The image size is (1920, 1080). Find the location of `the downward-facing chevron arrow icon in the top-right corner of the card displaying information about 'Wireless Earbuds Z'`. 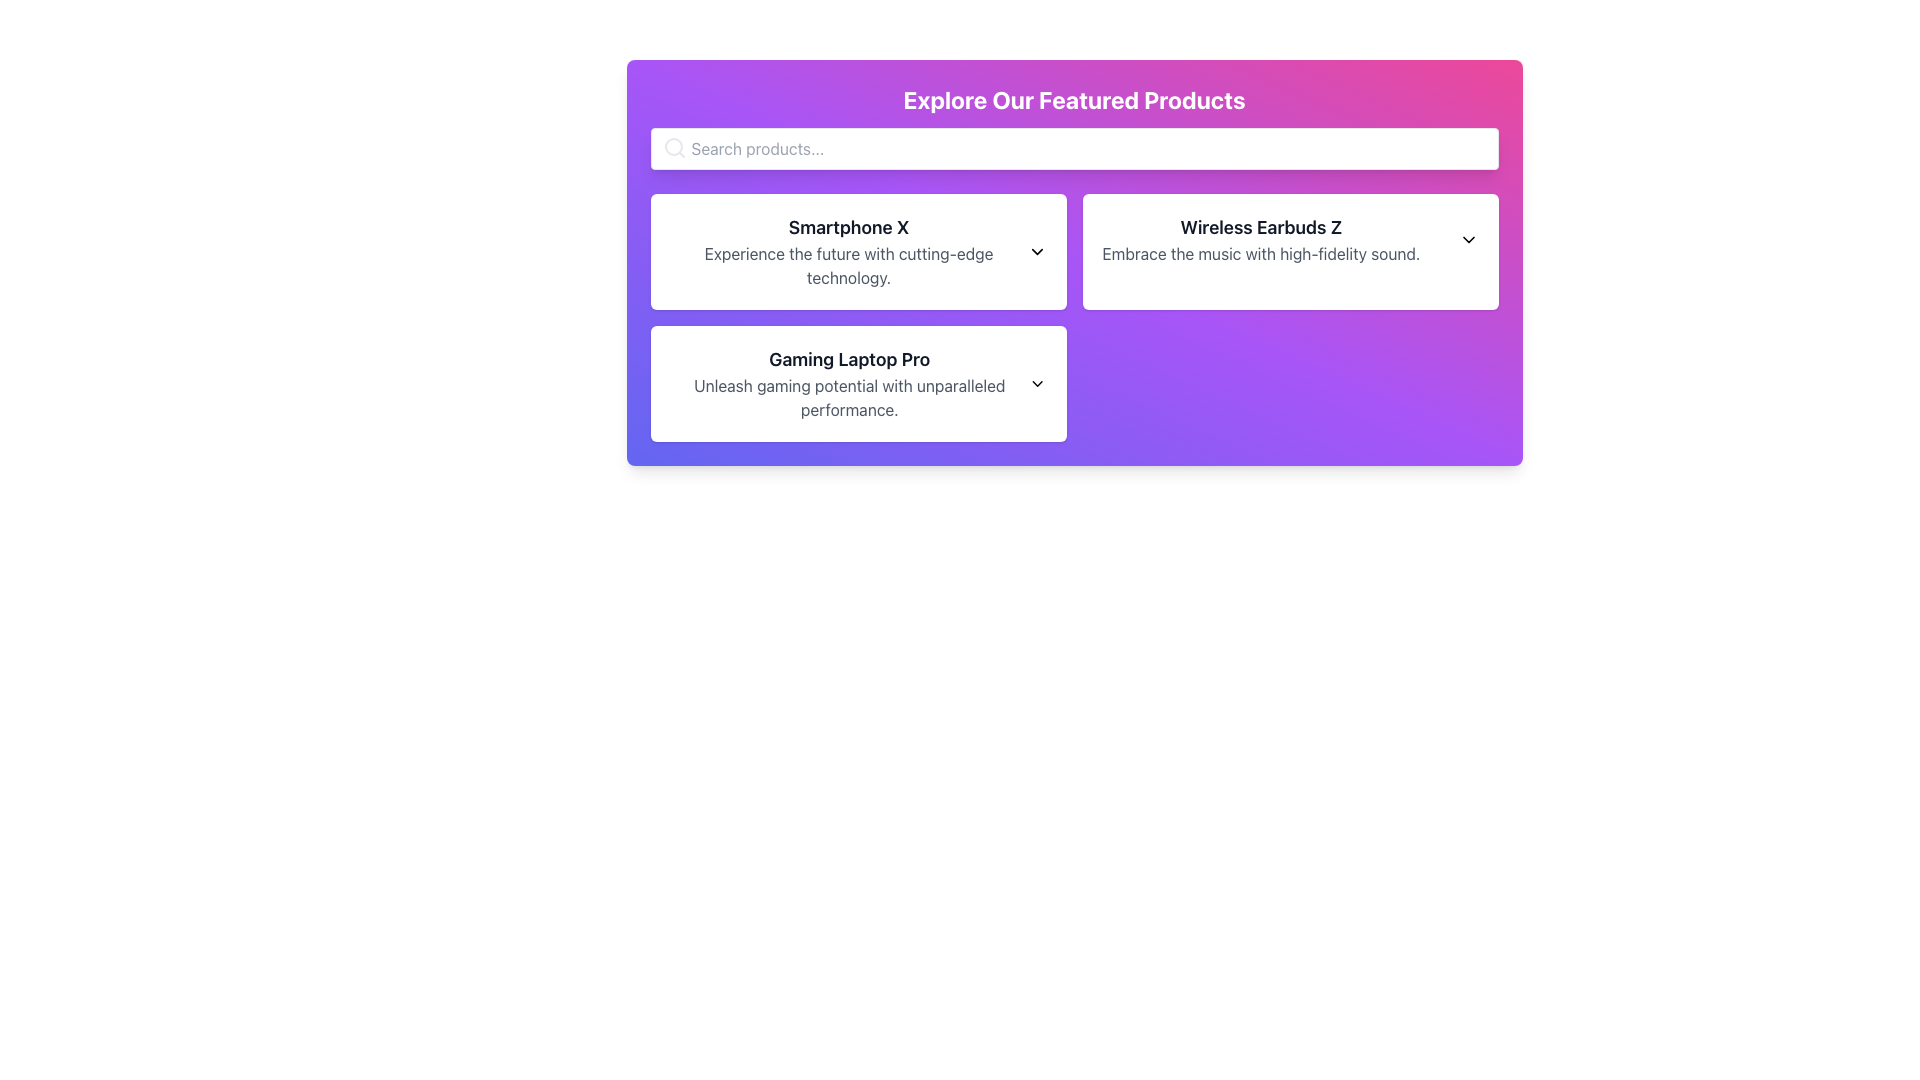

the downward-facing chevron arrow icon in the top-right corner of the card displaying information about 'Wireless Earbuds Z' is located at coordinates (1468, 238).